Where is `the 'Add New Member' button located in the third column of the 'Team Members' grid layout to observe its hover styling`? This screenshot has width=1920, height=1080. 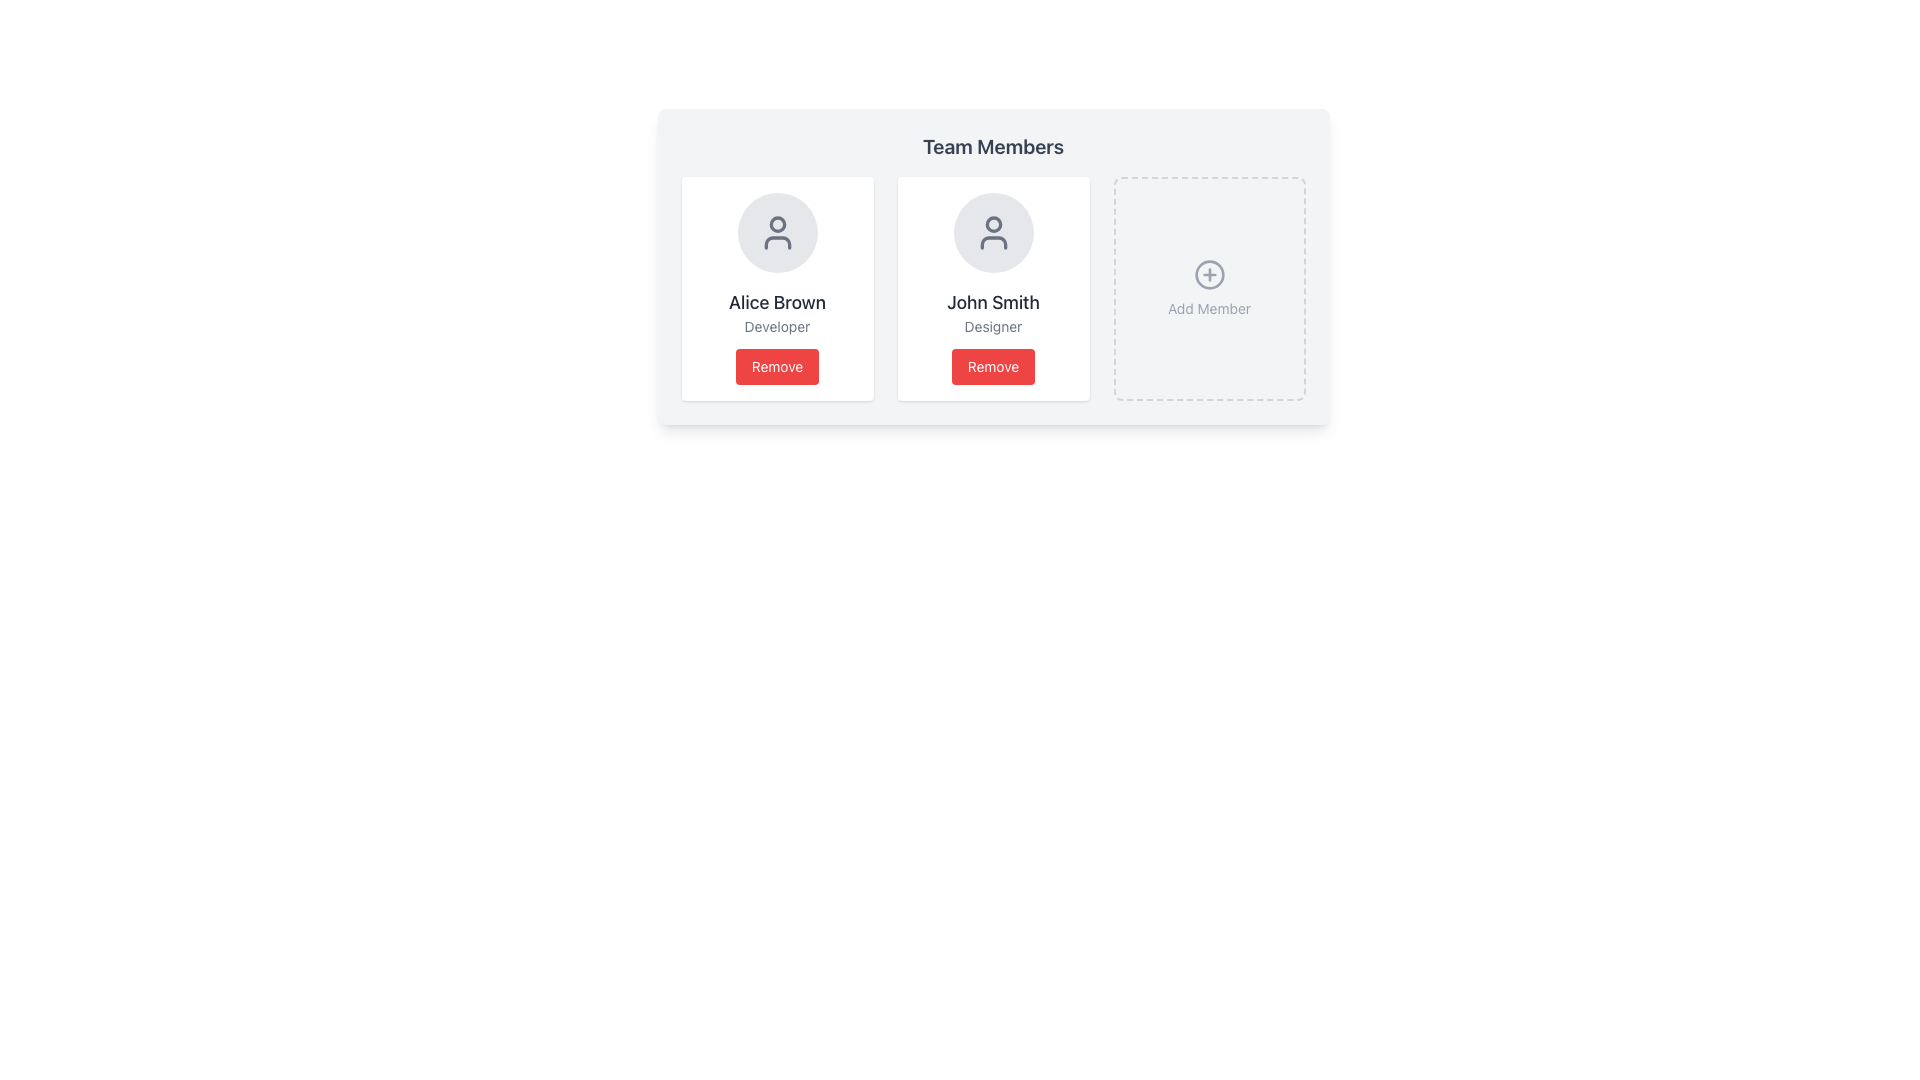
the 'Add New Member' button located in the third column of the 'Team Members' grid layout to observe its hover styling is located at coordinates (1208, 289).